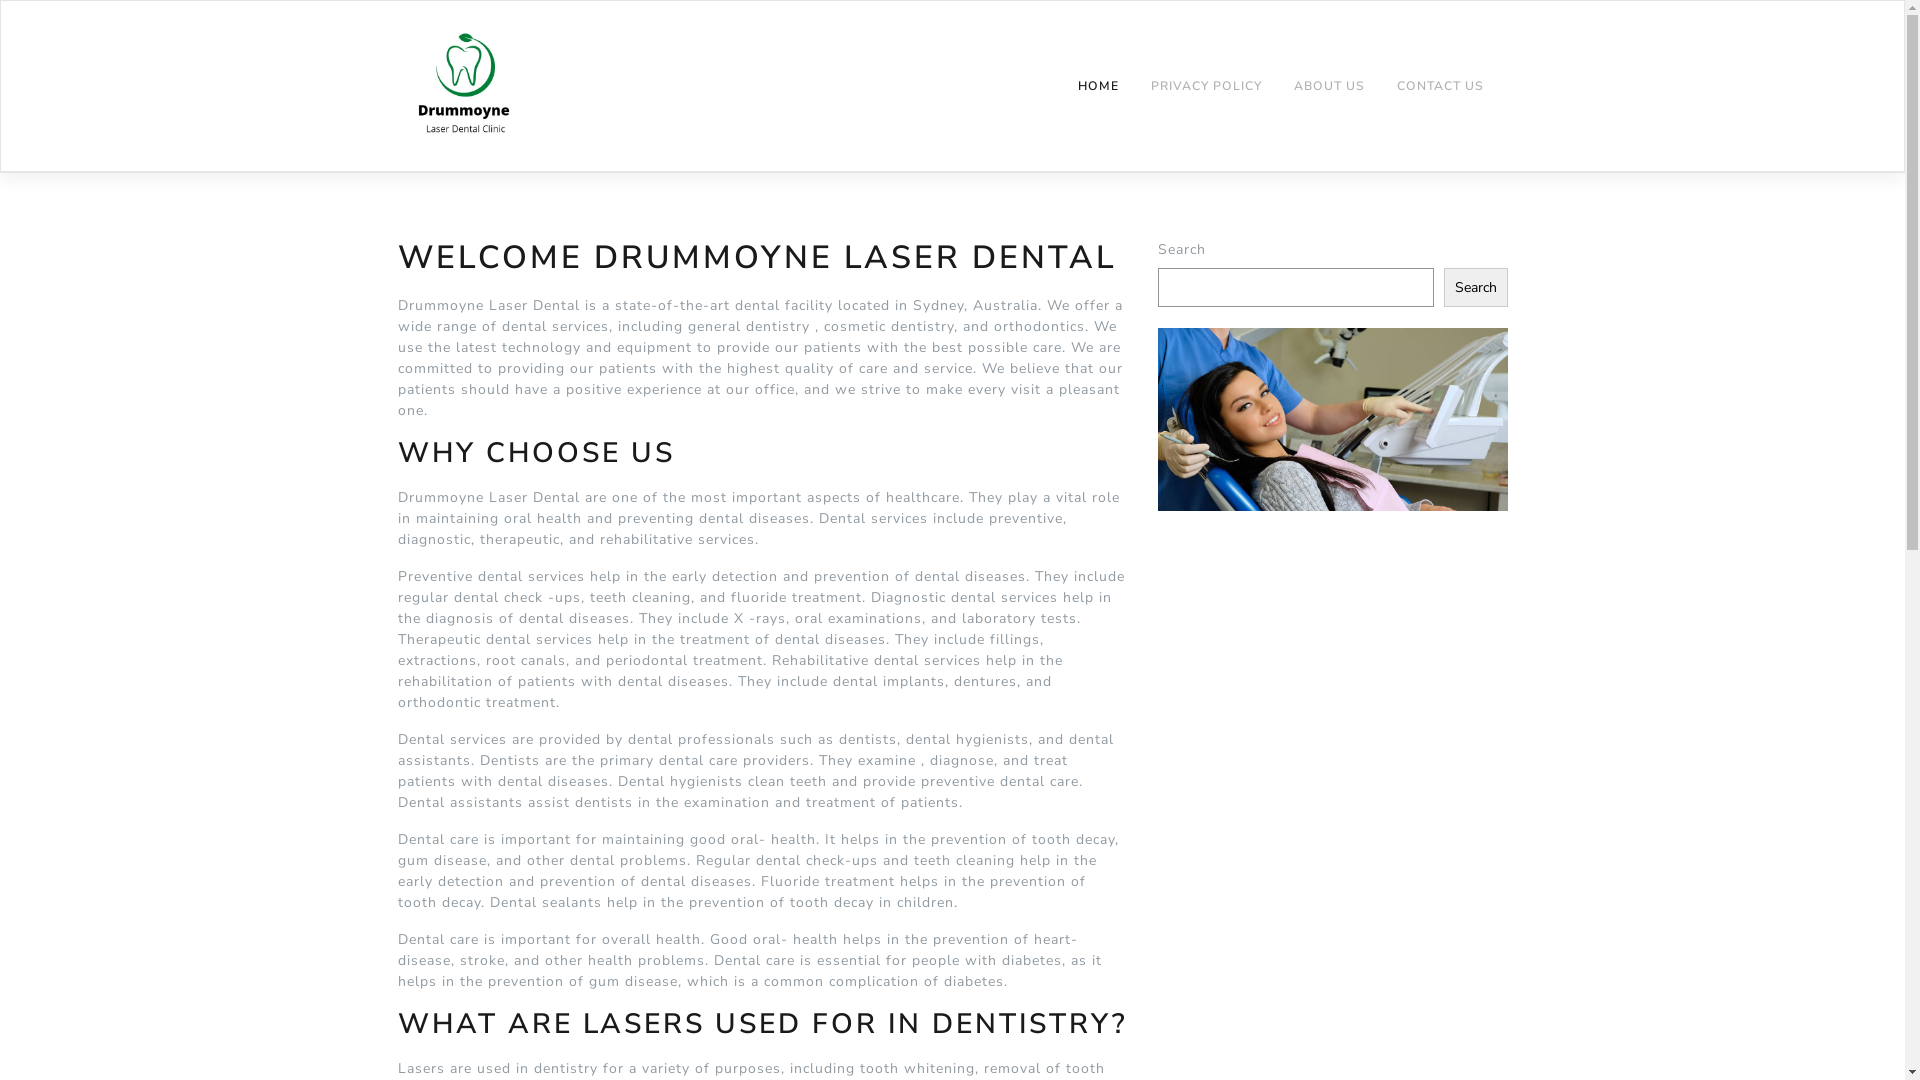  I want to click on 'HOME', so click(1069, 85).